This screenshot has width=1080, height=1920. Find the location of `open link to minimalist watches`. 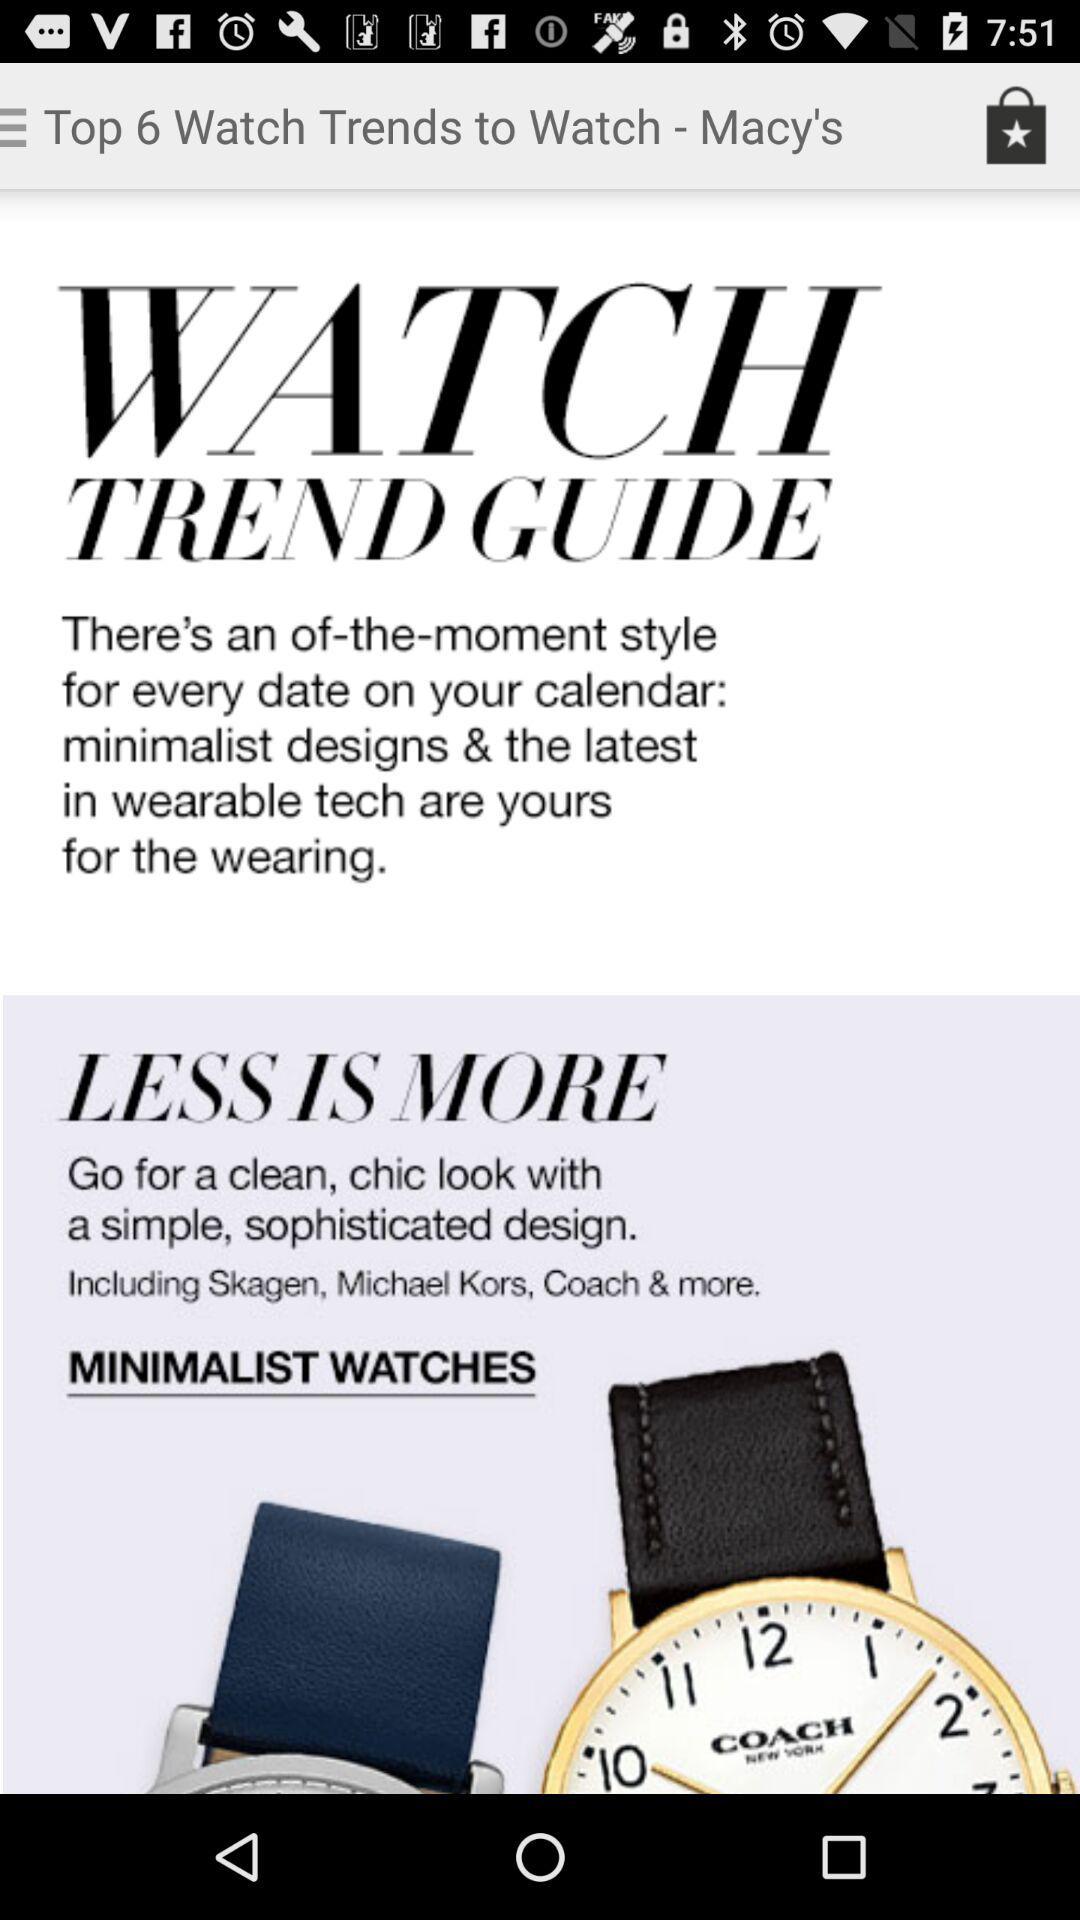

open link to minimalist watches is located at coordinates (540, 991).